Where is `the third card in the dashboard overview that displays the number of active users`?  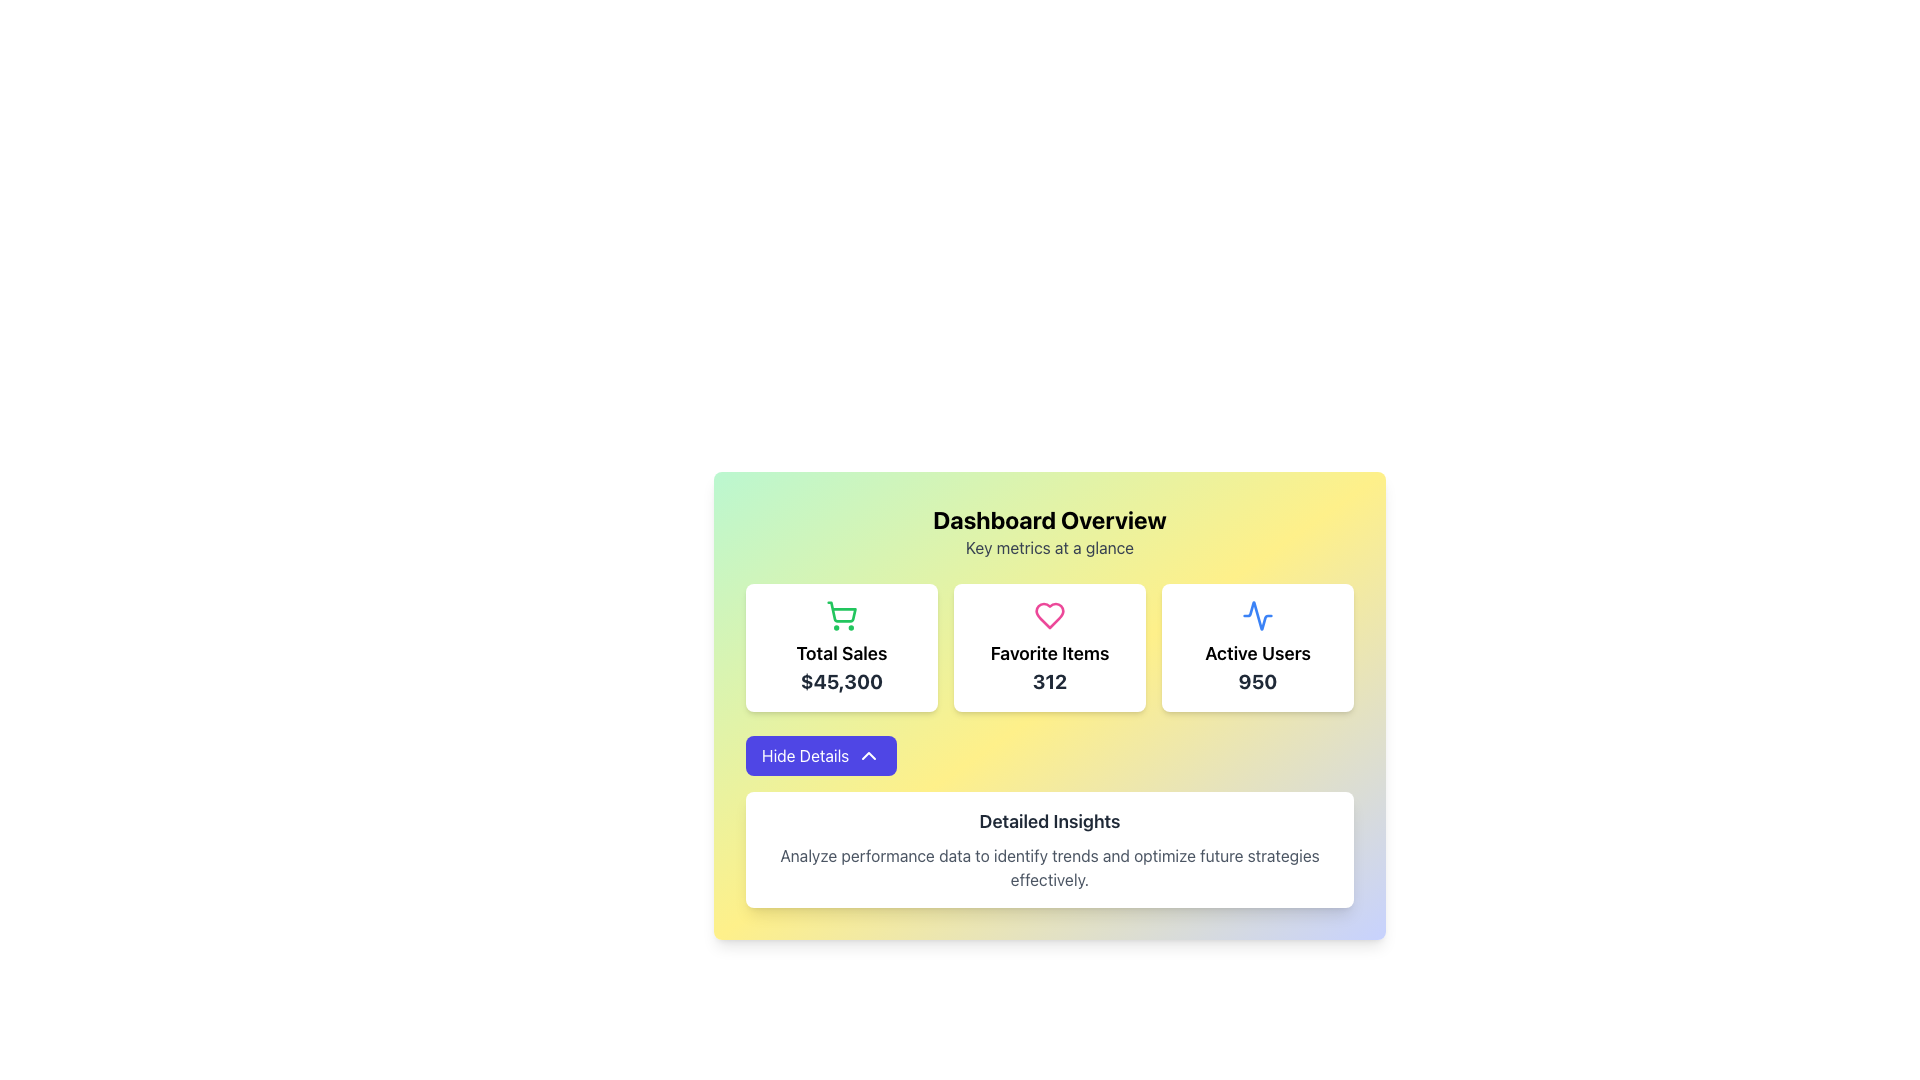
the third card in the dashboard overview that displays the number of active users is located at coordinates (1256, 648).